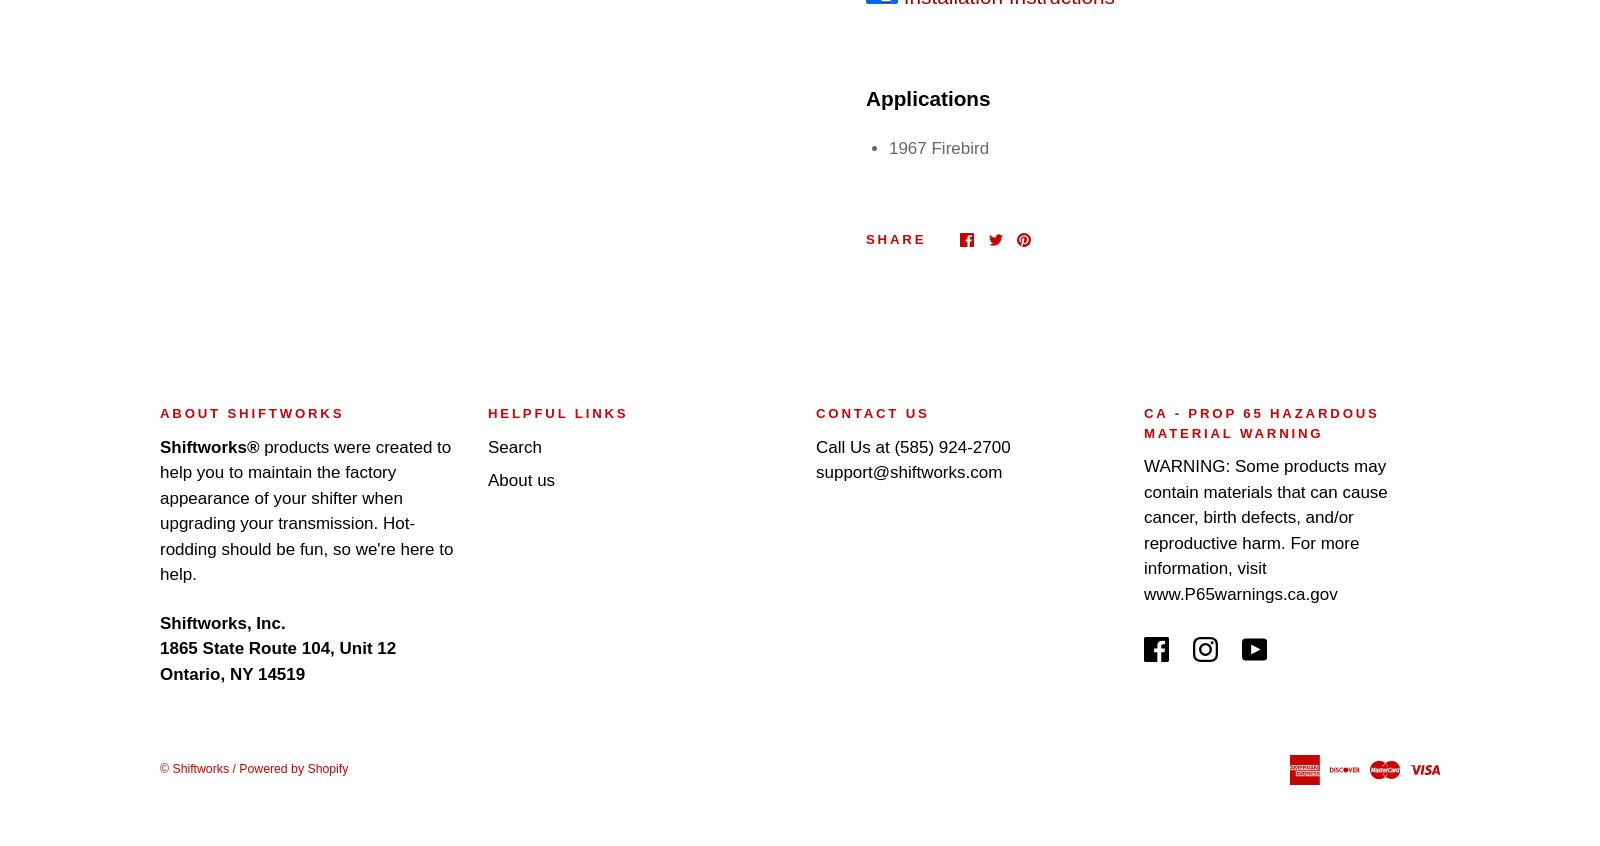 The height and width of the screenshot is (846, 1600). Describe the element at coordinates (1264, 530) in the screenshot. I see `'WARNING: Some products may contain materials that can cause cancer, birth defects, and/or reproductive harm. For more information, visit www.P65warnings.ca.gov'` at that location.